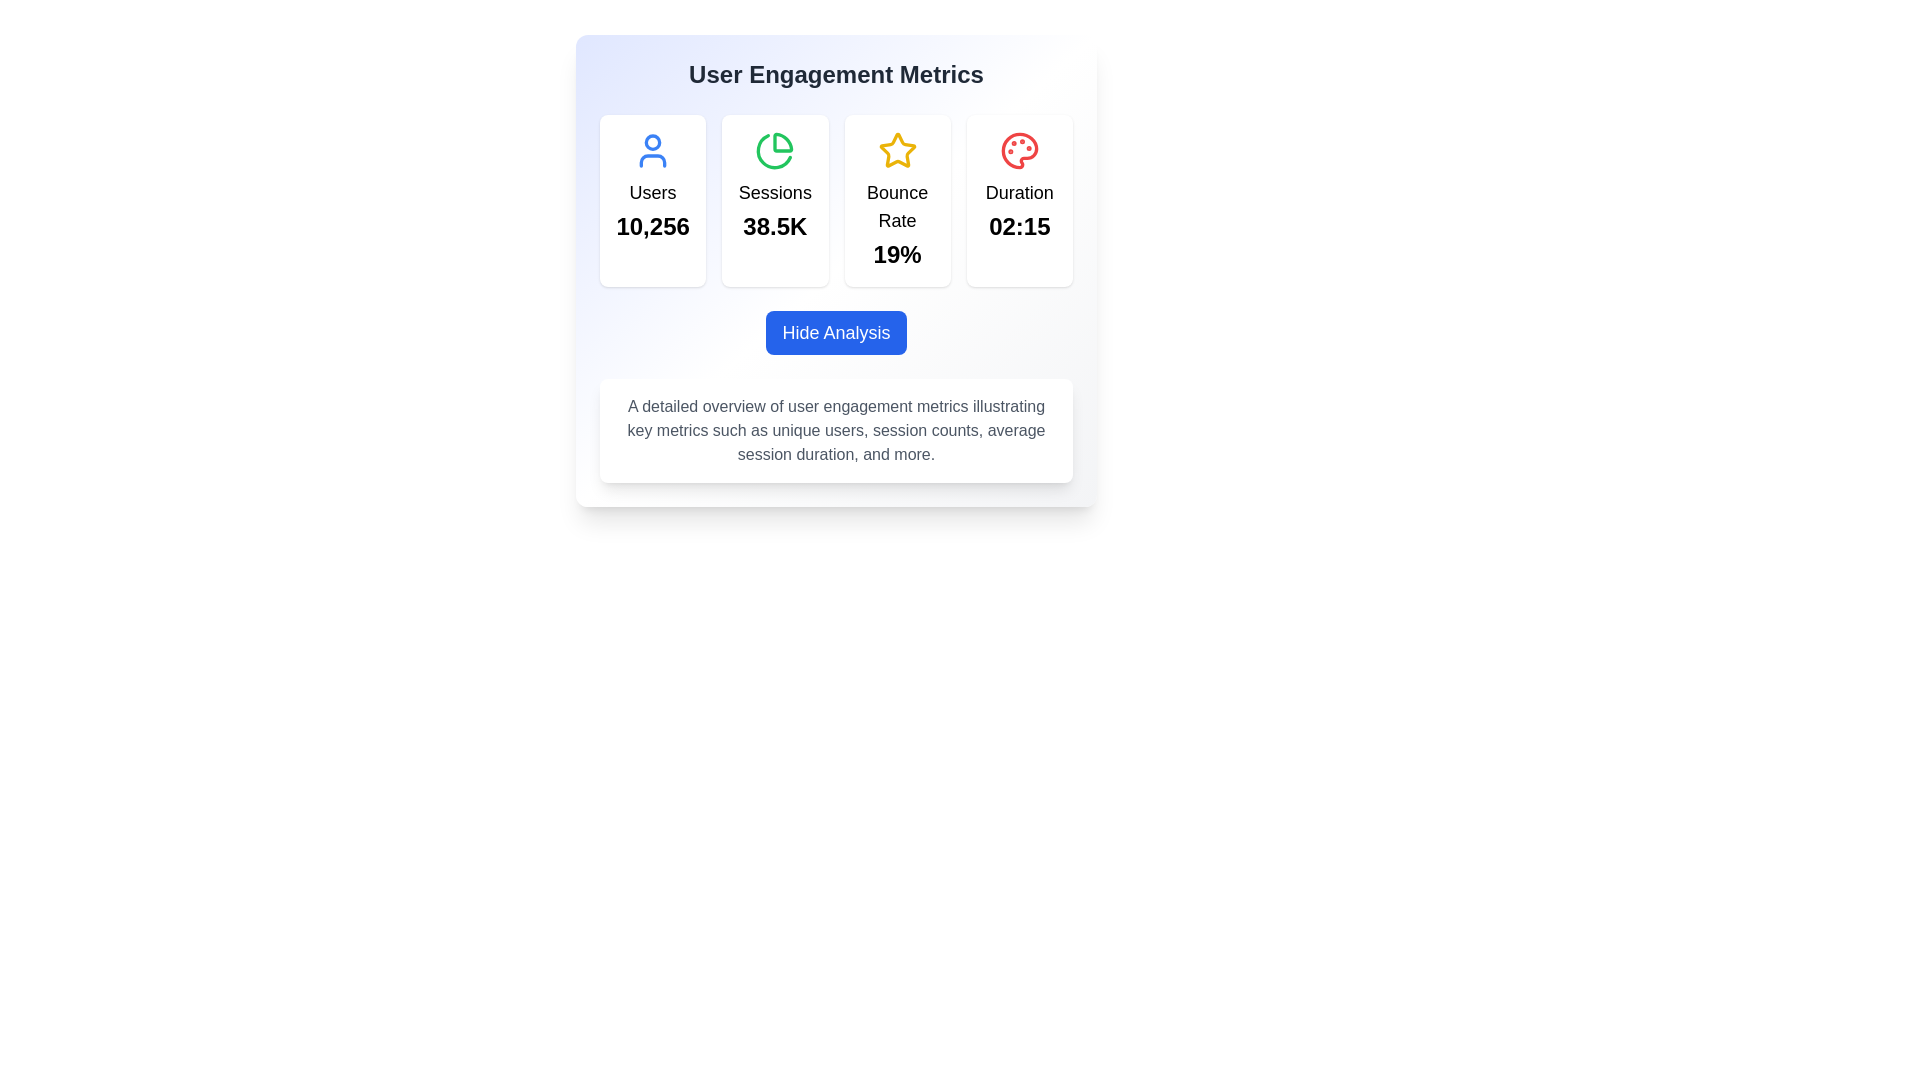  I want to click on the heading text element located at the top center of the card, which summarizes the content and purpose of the displayed metrics below, so click(836, 73).